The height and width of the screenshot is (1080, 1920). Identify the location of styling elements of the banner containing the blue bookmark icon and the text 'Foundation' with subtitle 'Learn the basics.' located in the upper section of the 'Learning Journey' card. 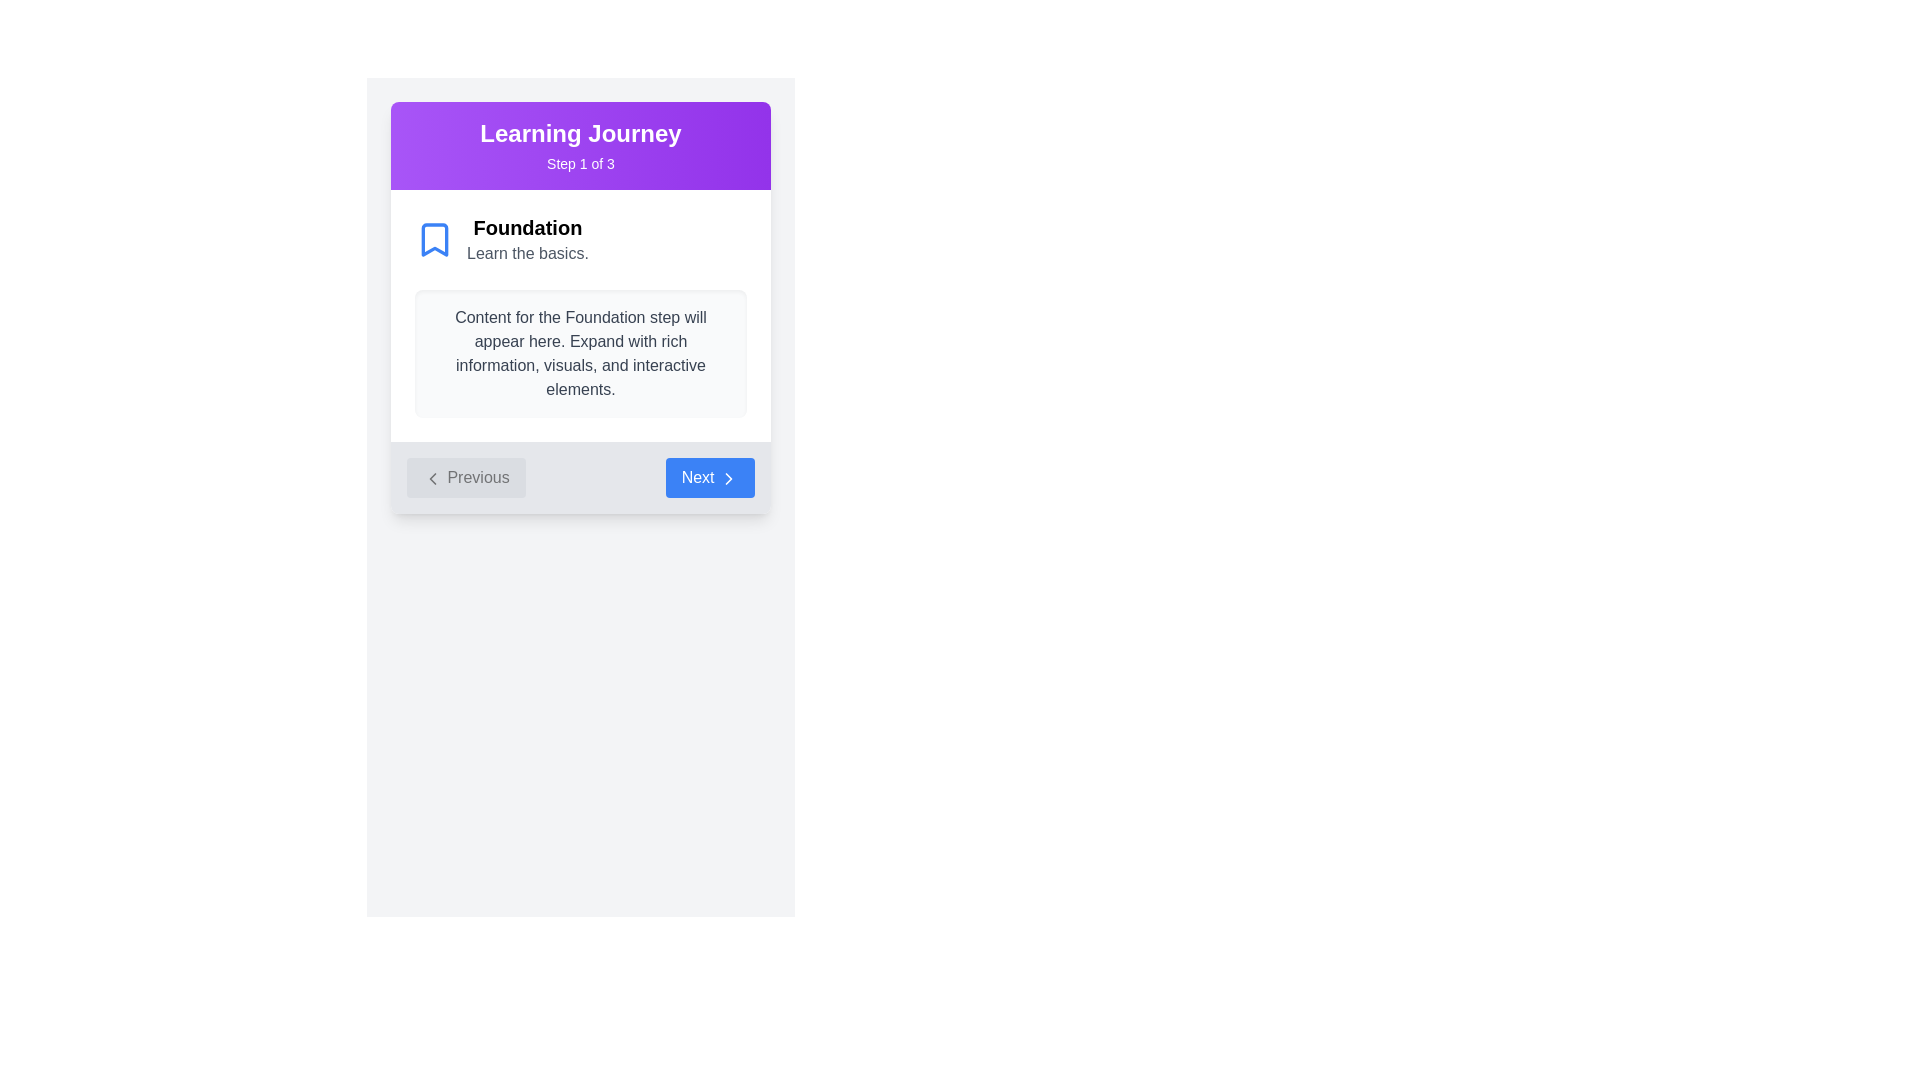
(579, 238).